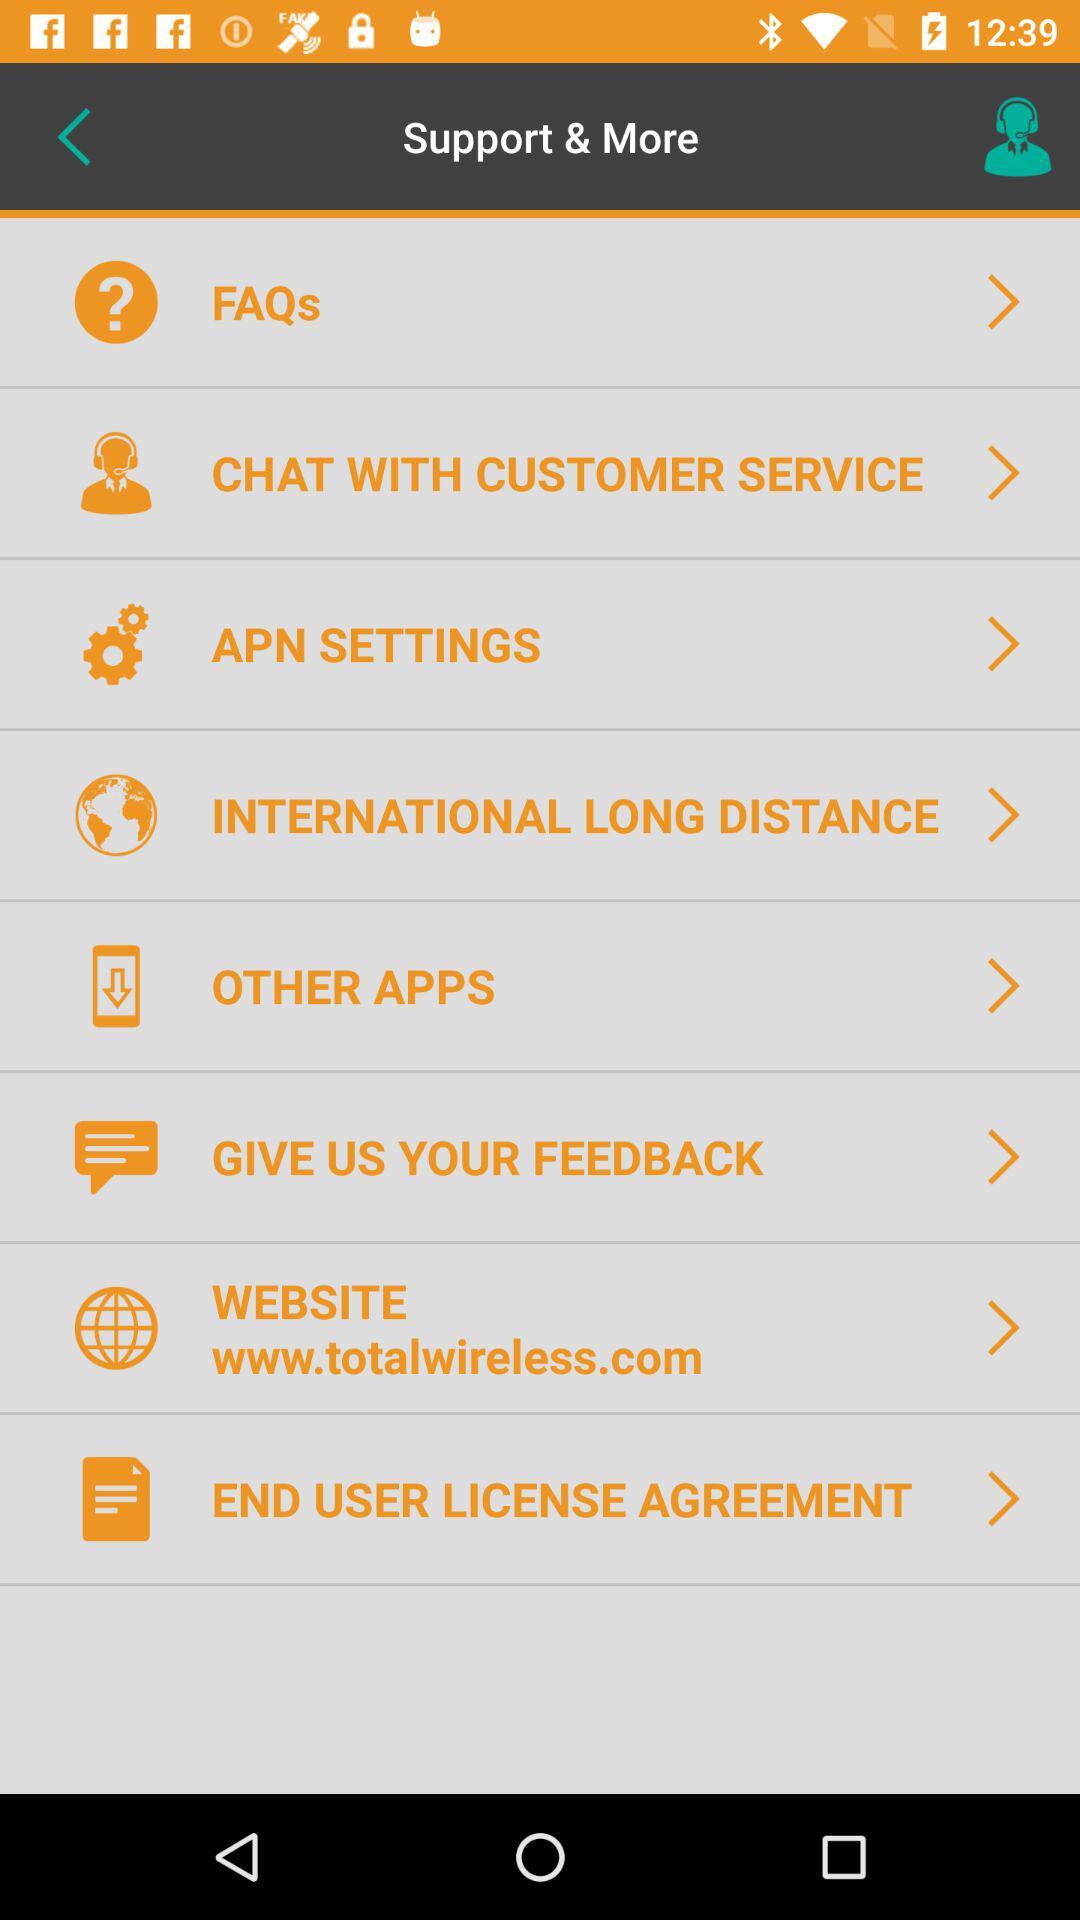  What do you see at coordinates (575, 1498) in the screenshot?
I see `item below website www totalwireless` at bounding box center [575, 1498].